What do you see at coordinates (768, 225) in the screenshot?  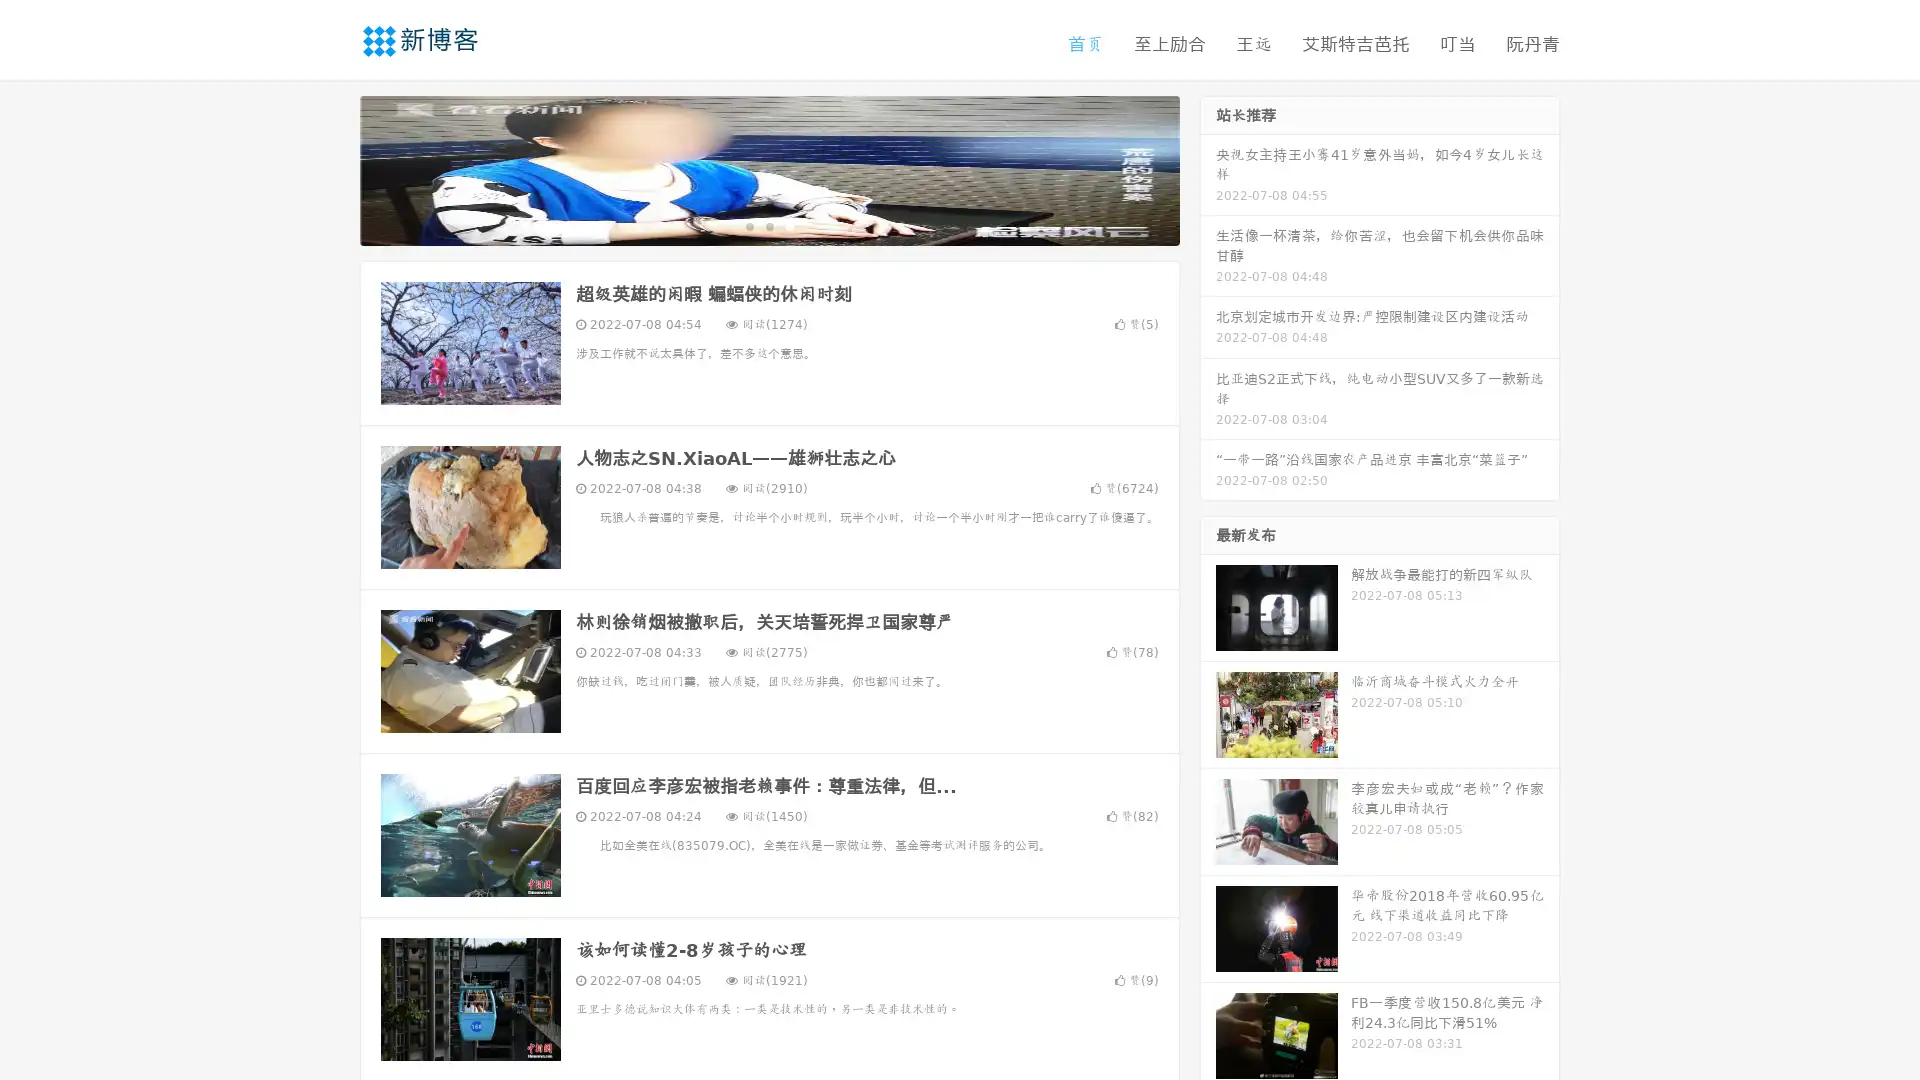 I see `Go to slide 2` at bounding box center [768, 225].